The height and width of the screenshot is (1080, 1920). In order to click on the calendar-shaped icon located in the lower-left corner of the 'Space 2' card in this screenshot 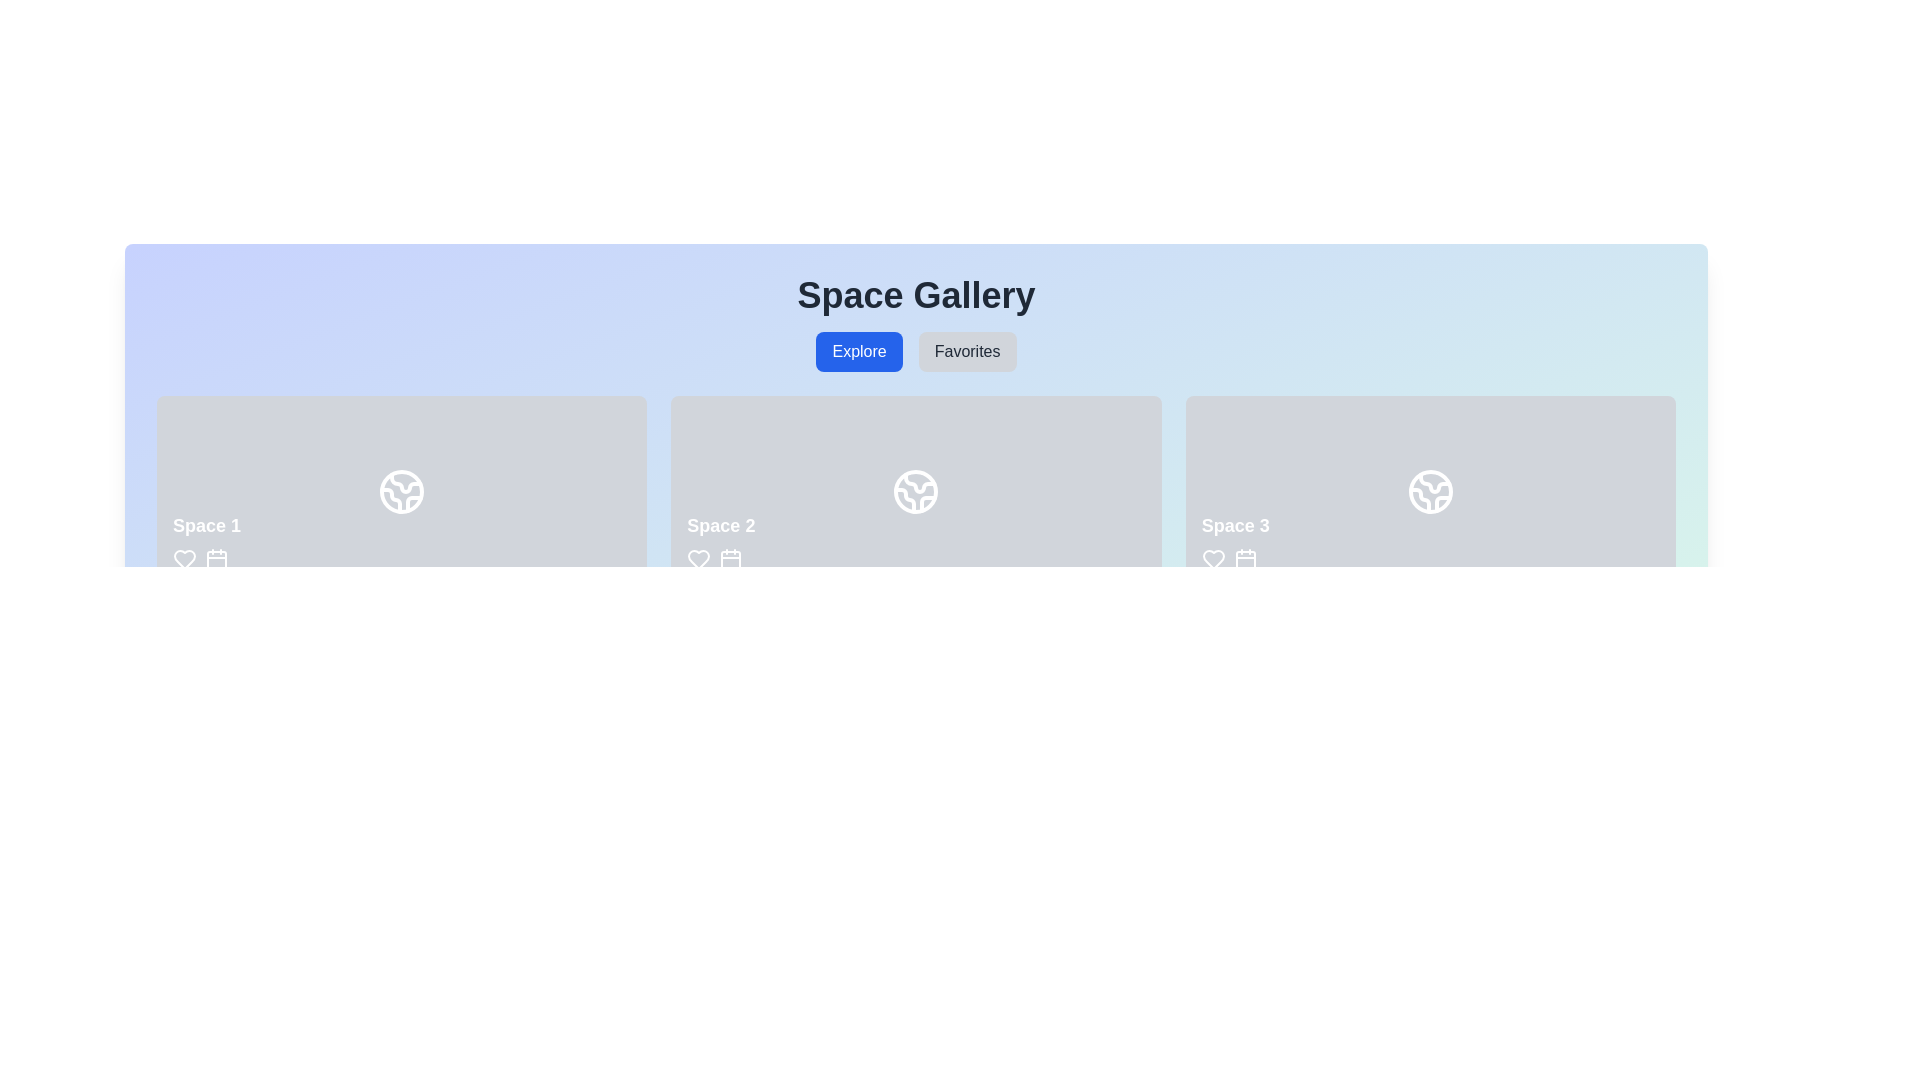, I will do `click(730, 559)`.